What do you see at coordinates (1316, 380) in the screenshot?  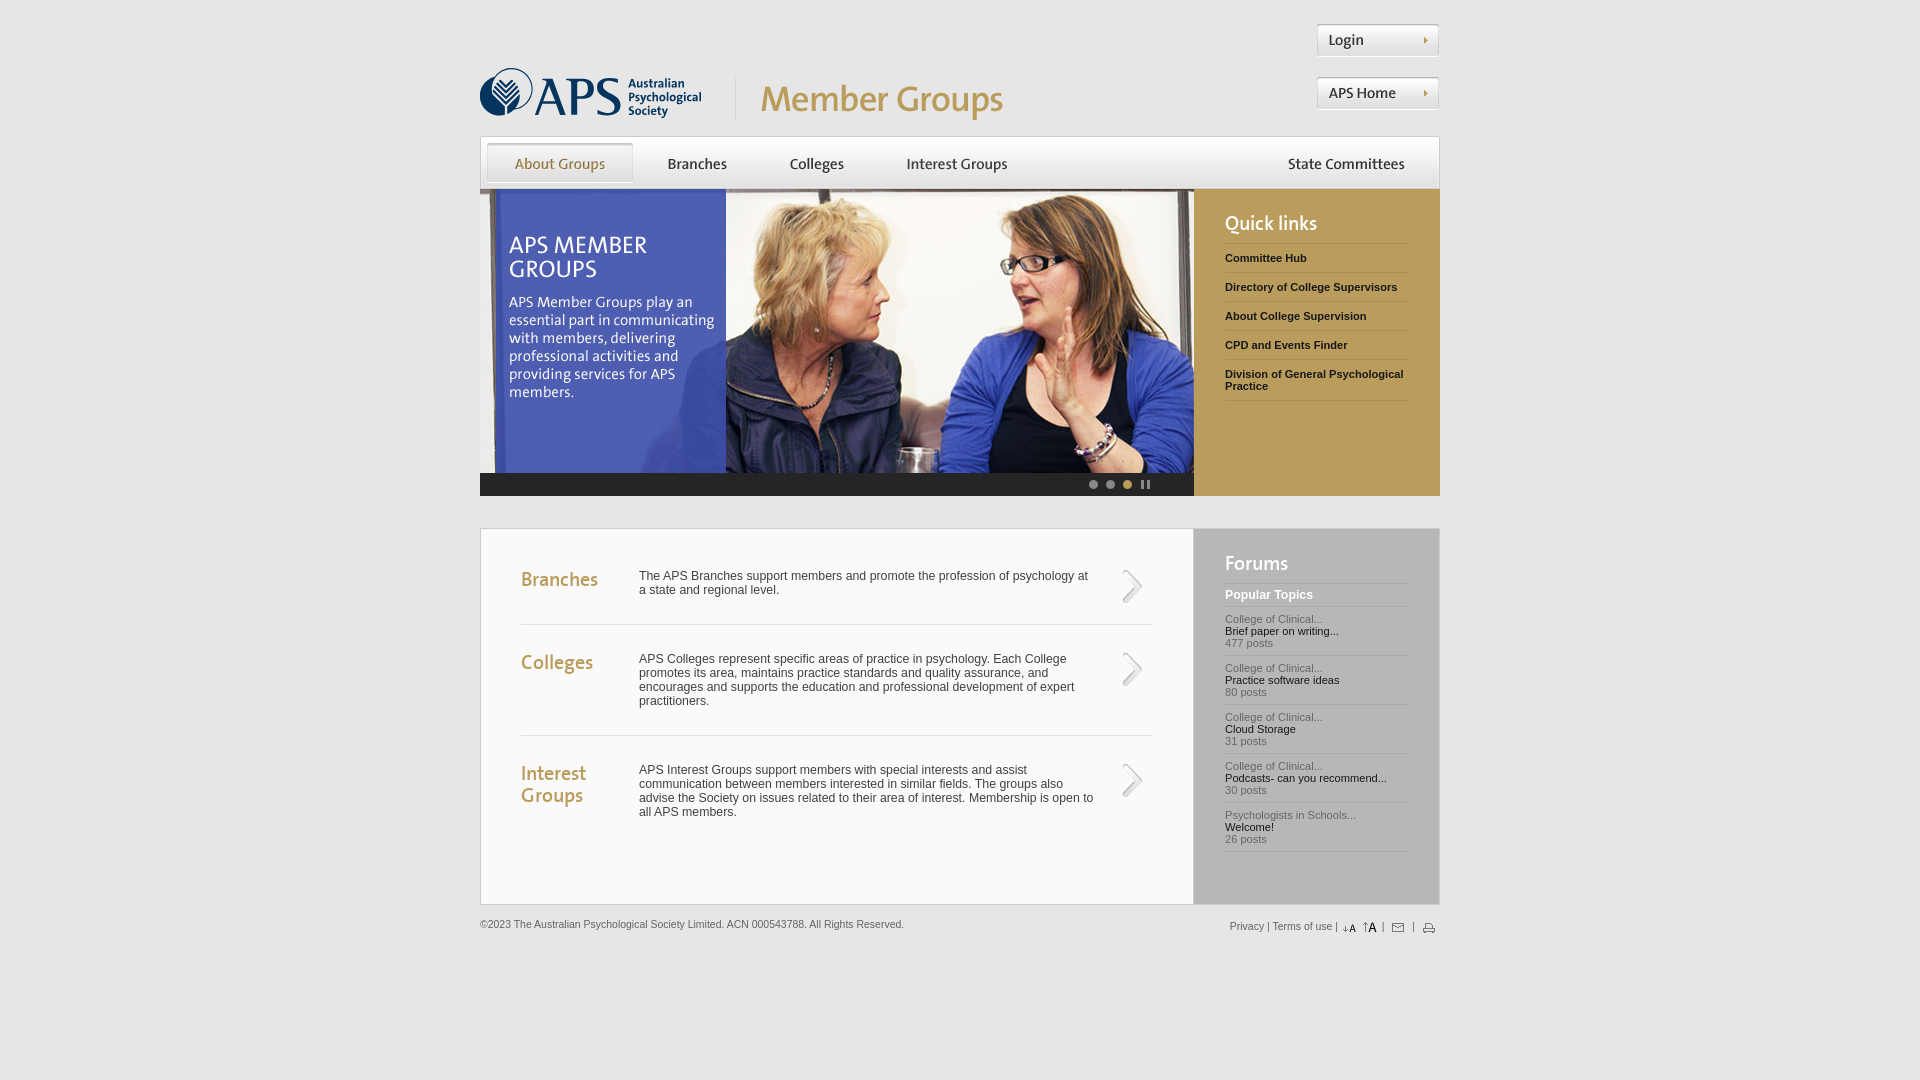 I see `'Division of General Psychological Practice'` at bounding box center [1316, 380].